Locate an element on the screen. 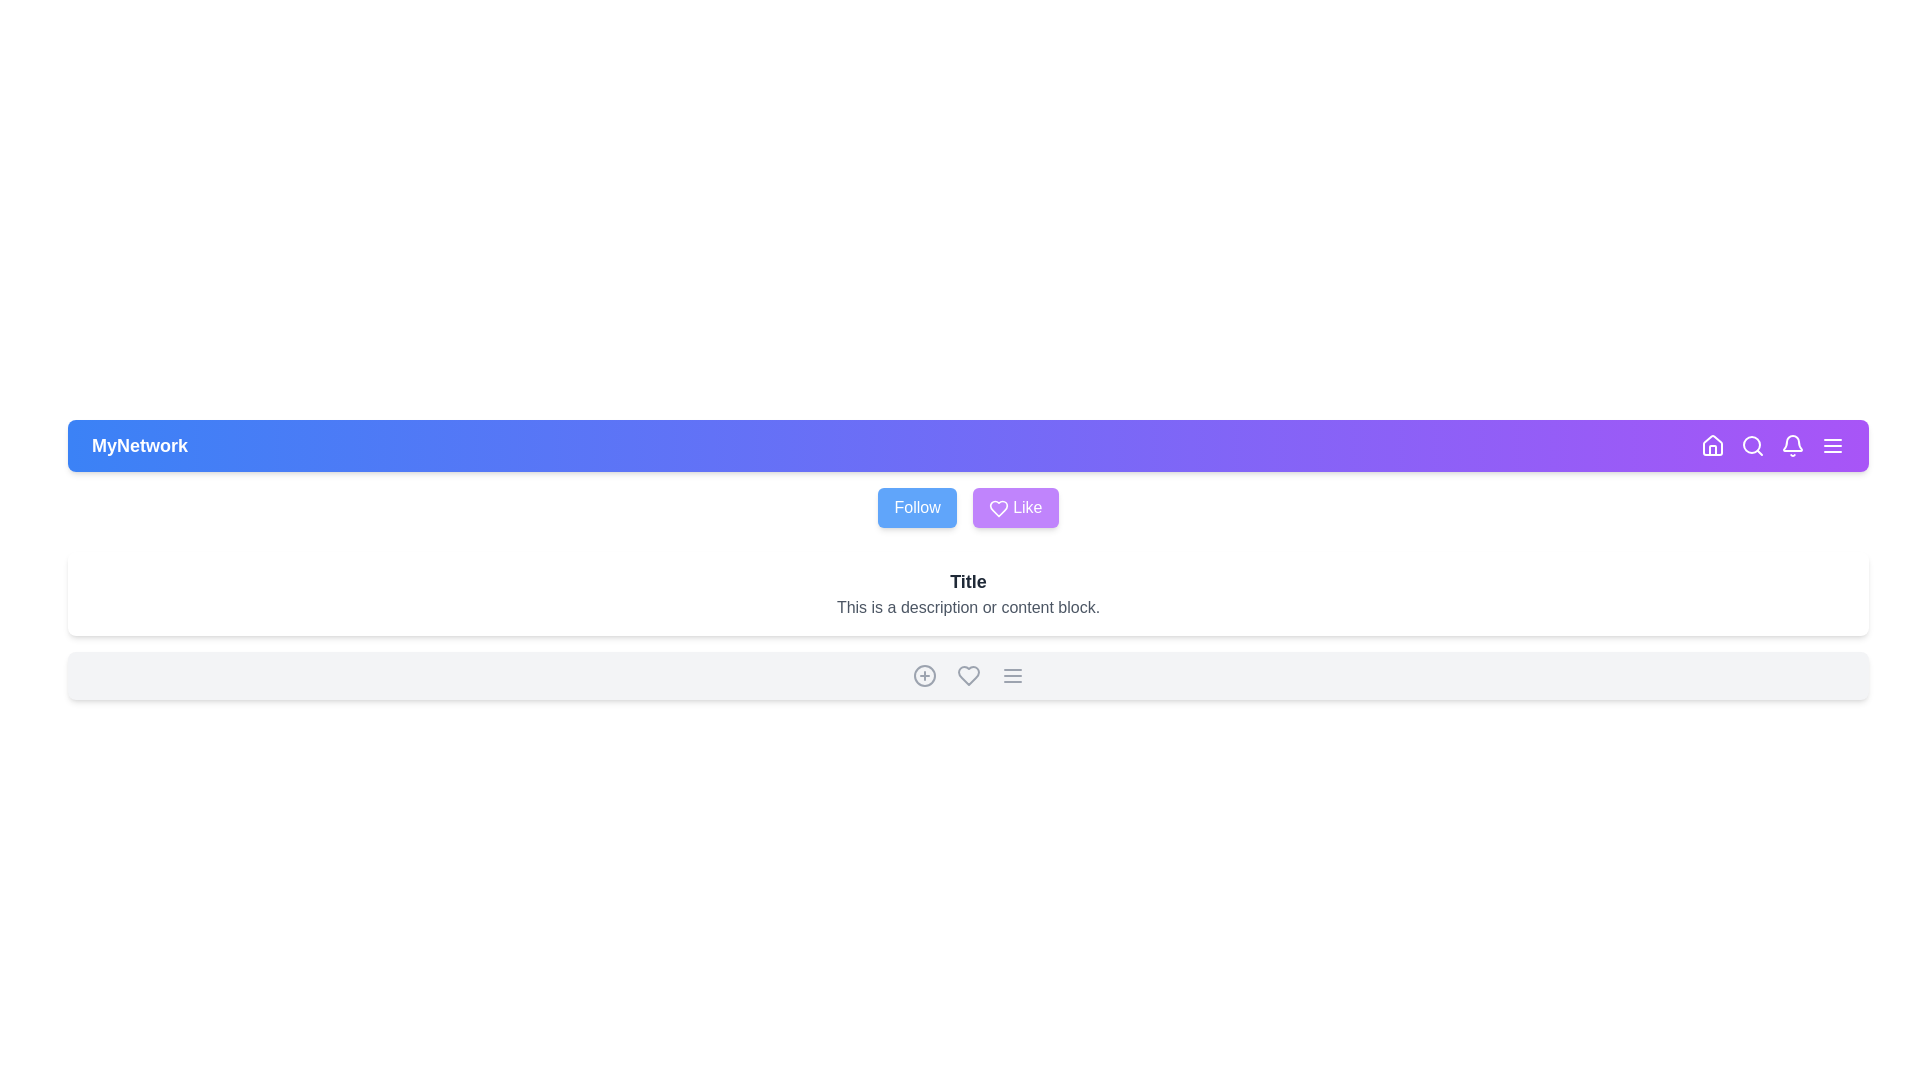 The height and width of the screenshot is (1080, 1920). the menu button located at the far-right end of the purple header bar, which is the fifth icon is located at coordinates (1833, 445).